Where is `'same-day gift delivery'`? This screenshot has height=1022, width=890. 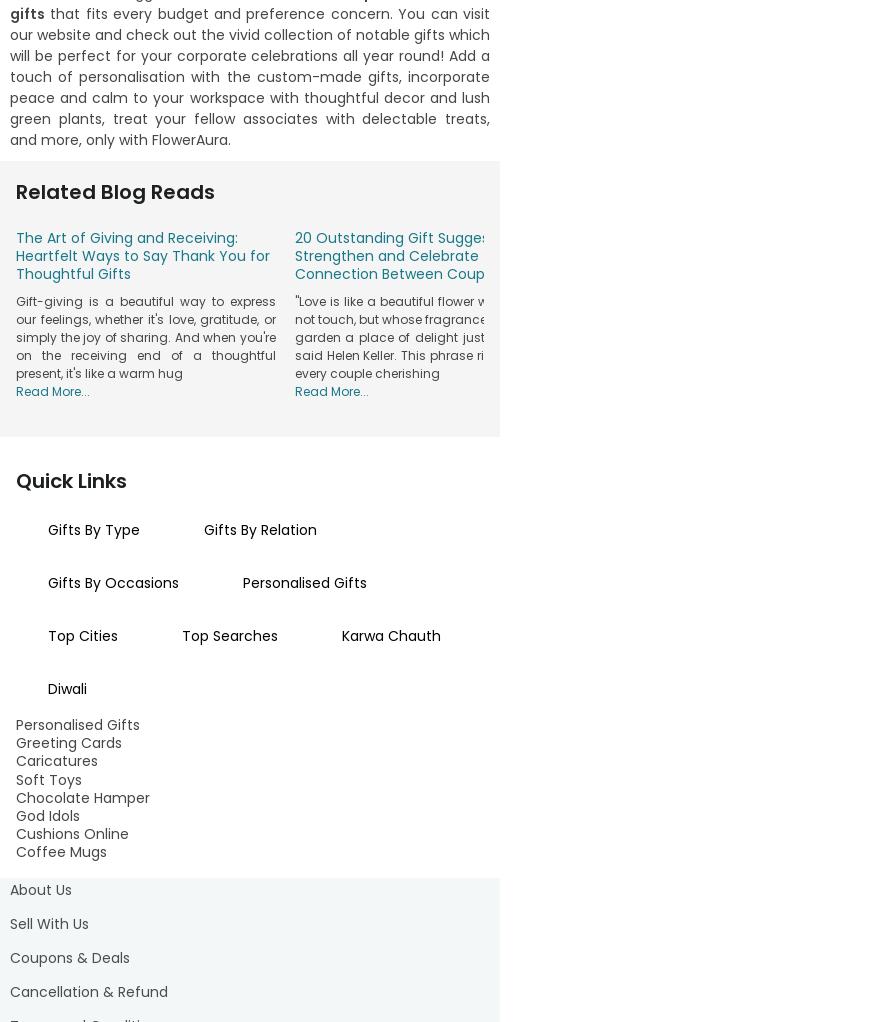
'same-day gift delivery' is located at coordinates (356, 888).